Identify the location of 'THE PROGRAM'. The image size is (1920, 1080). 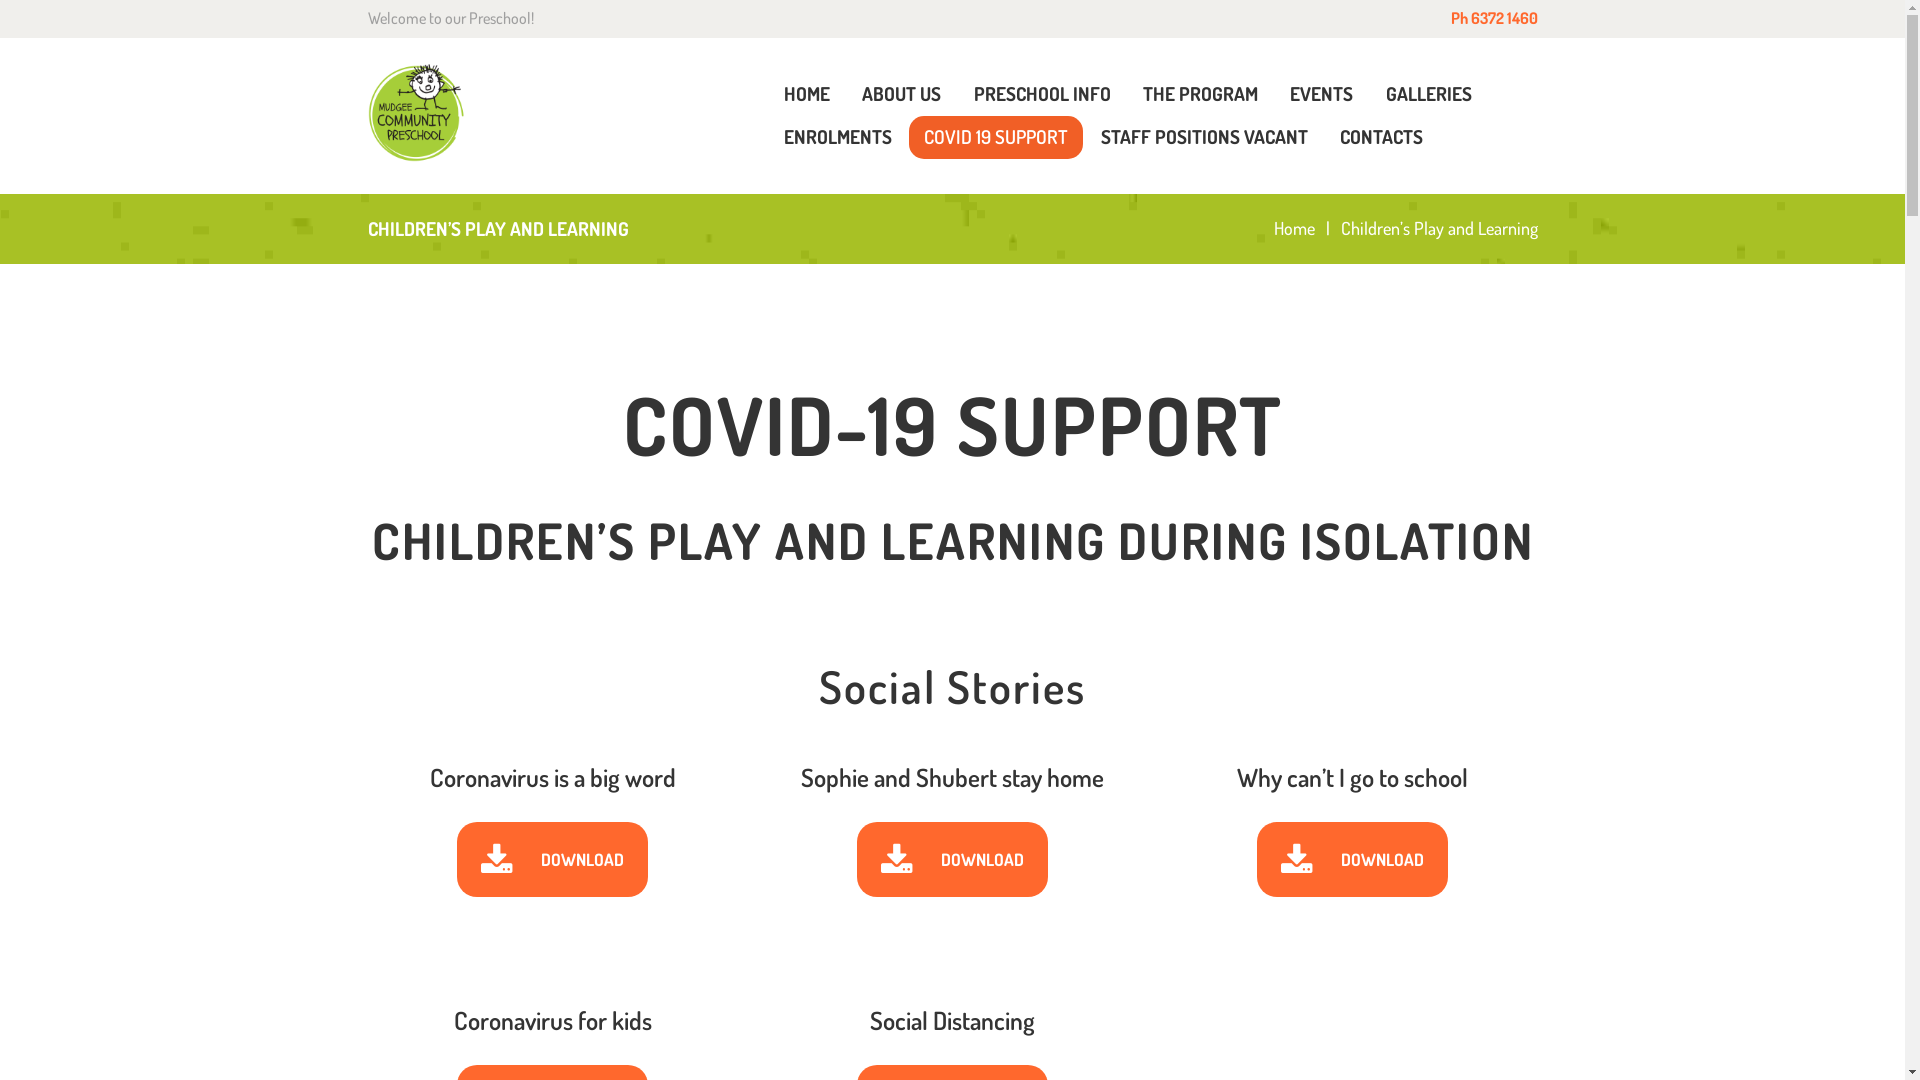
(1128, 94).